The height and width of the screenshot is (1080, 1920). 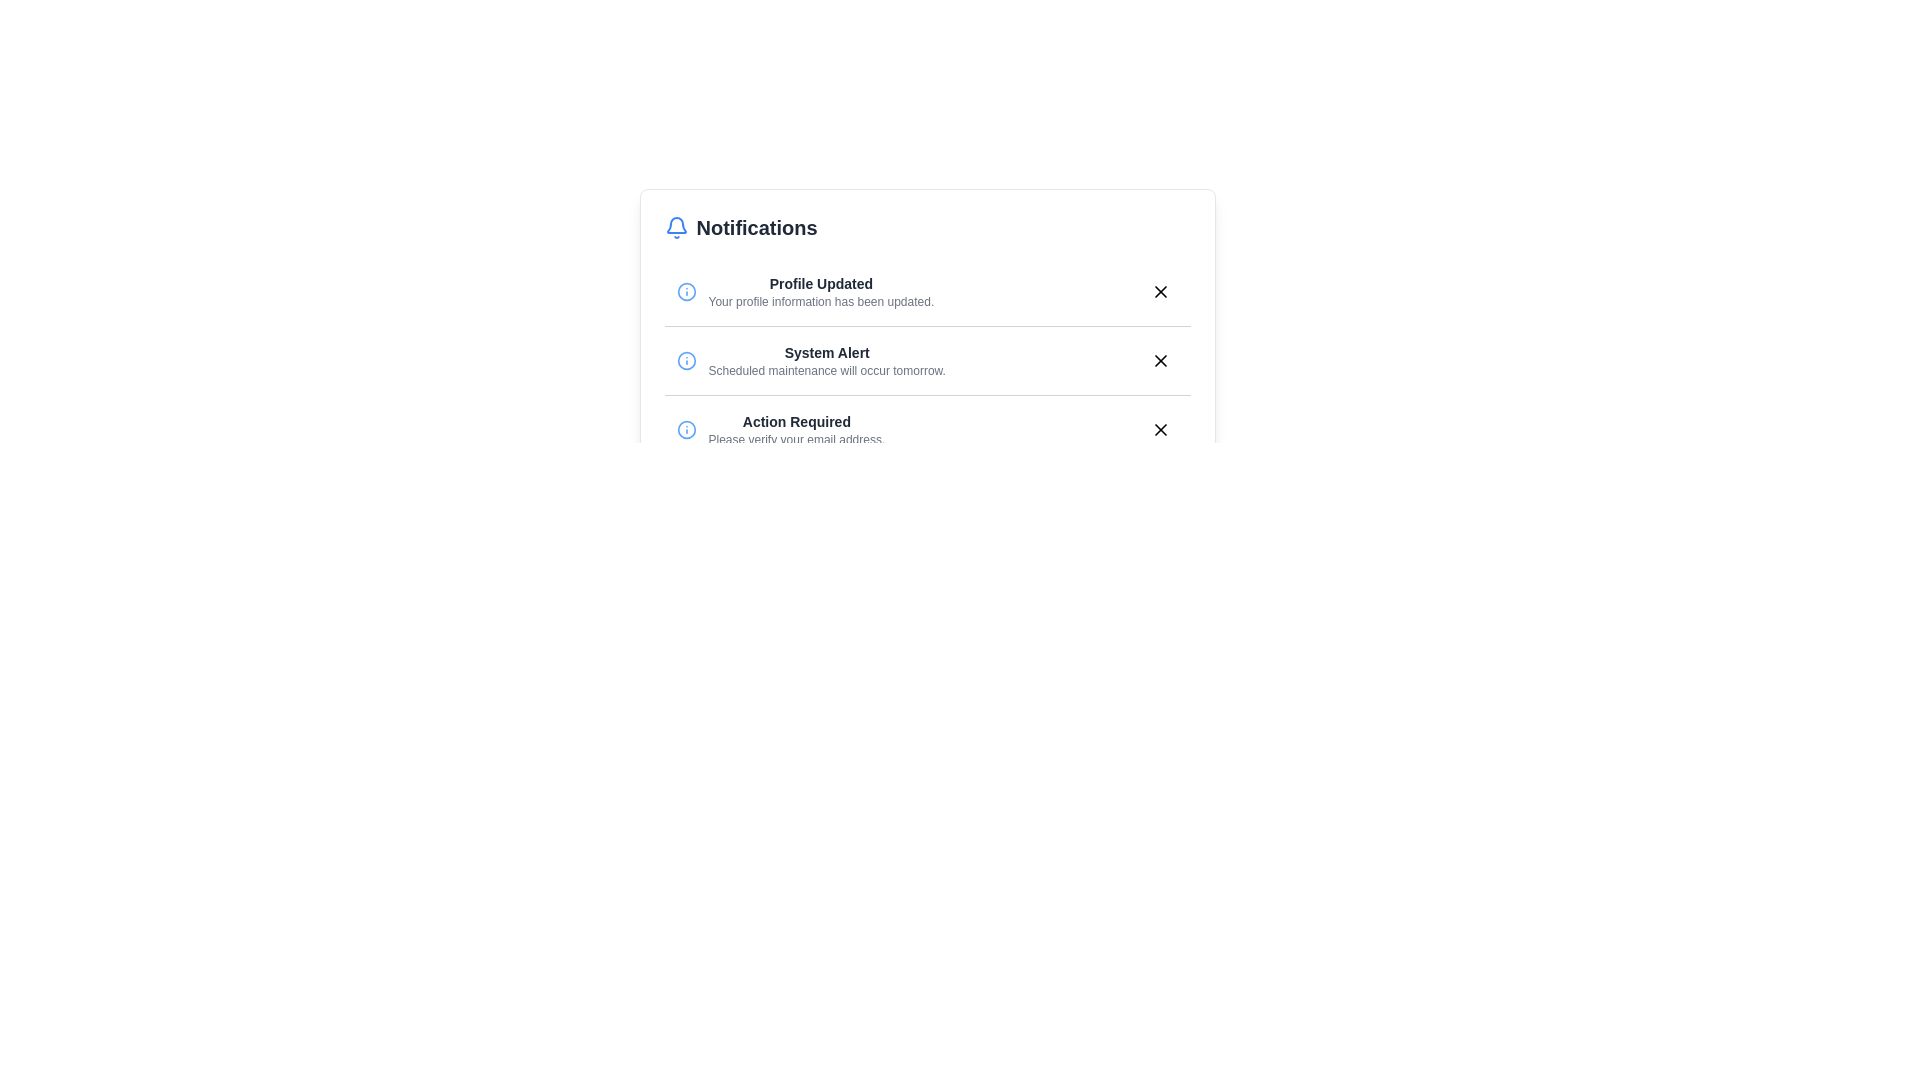 I want to click on the notification icon that informs users to verify their email address, which is the third item in the list of notifications, so click(x=779, y=428).